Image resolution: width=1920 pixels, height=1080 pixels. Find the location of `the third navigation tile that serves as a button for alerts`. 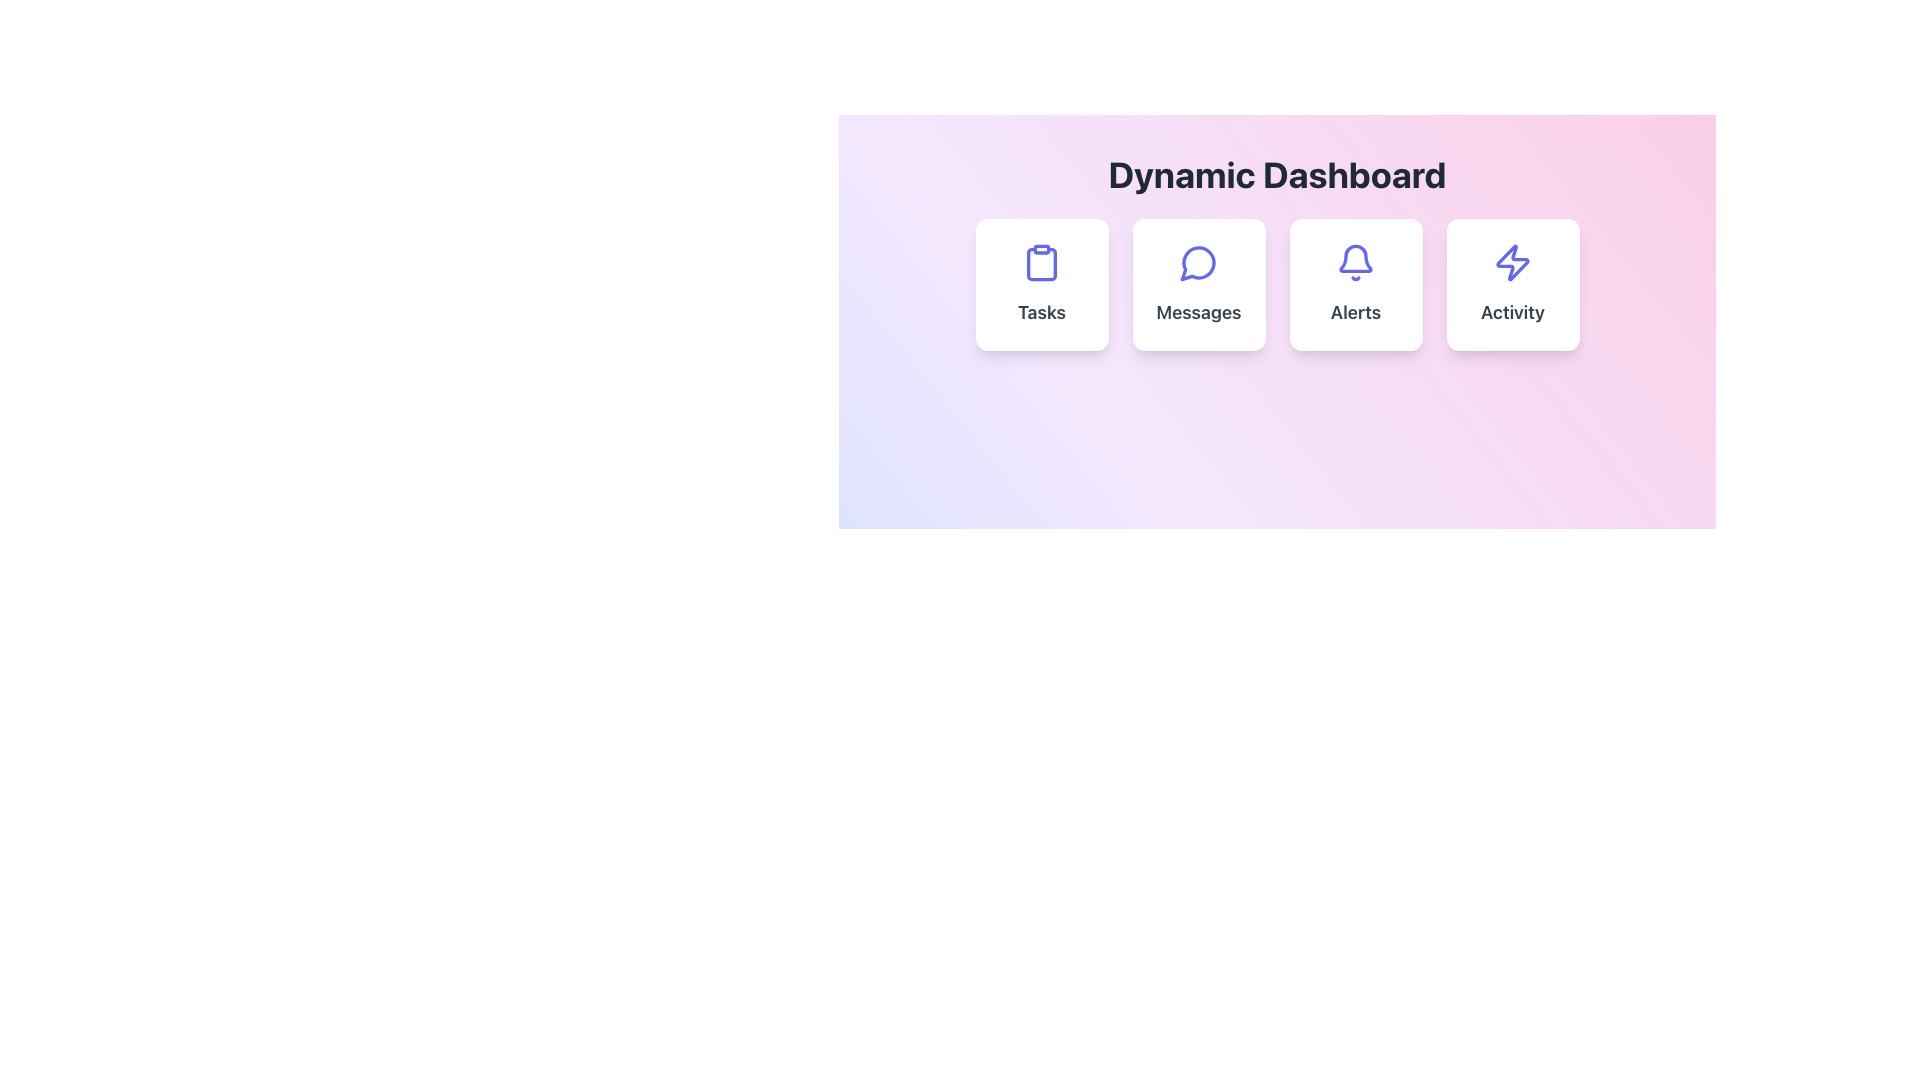

the third navigation tile that serves as a button for alerts is located at coordinates (1356, 285).